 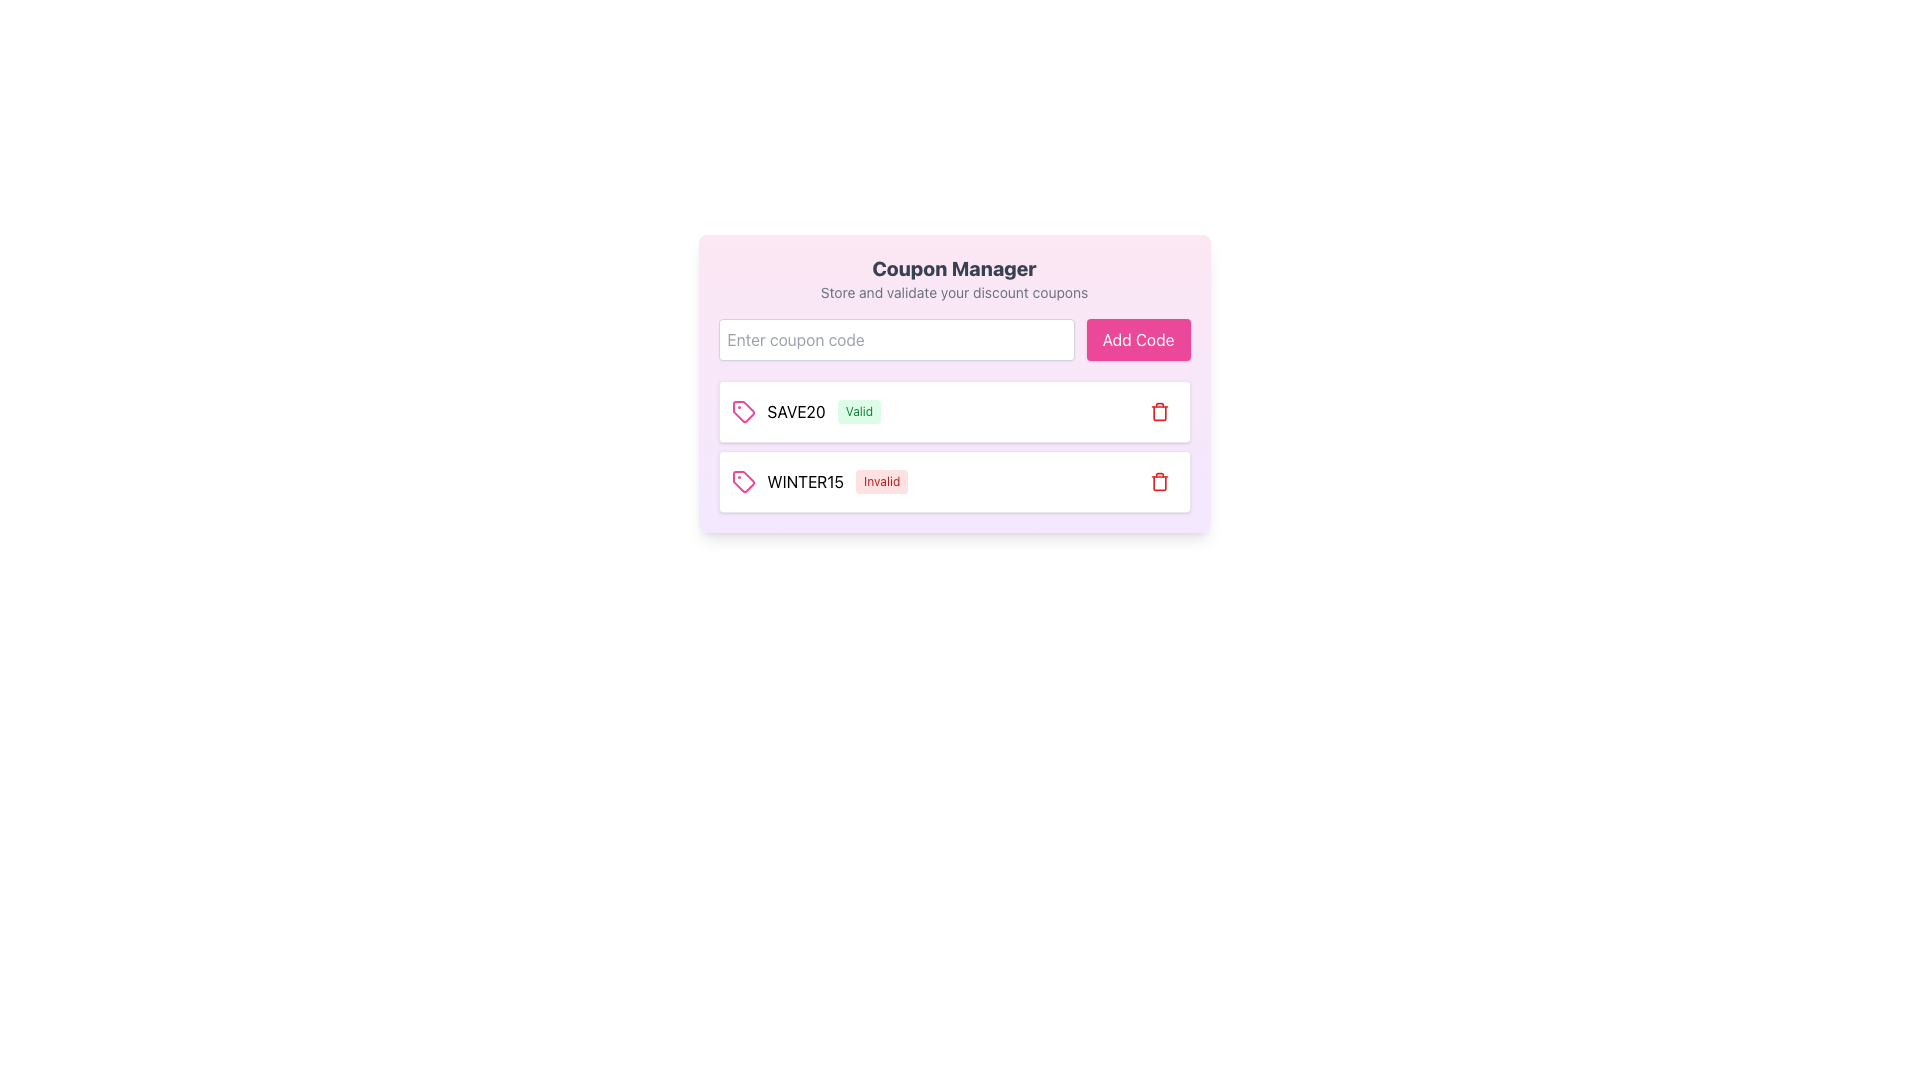 What do you see at coordinates (953, 268) in the screenshot?
I see `the bold, extra-large gray text element reading 'Coupon Manager' located at the top of the user interface section` at bounding box center [953, 268].